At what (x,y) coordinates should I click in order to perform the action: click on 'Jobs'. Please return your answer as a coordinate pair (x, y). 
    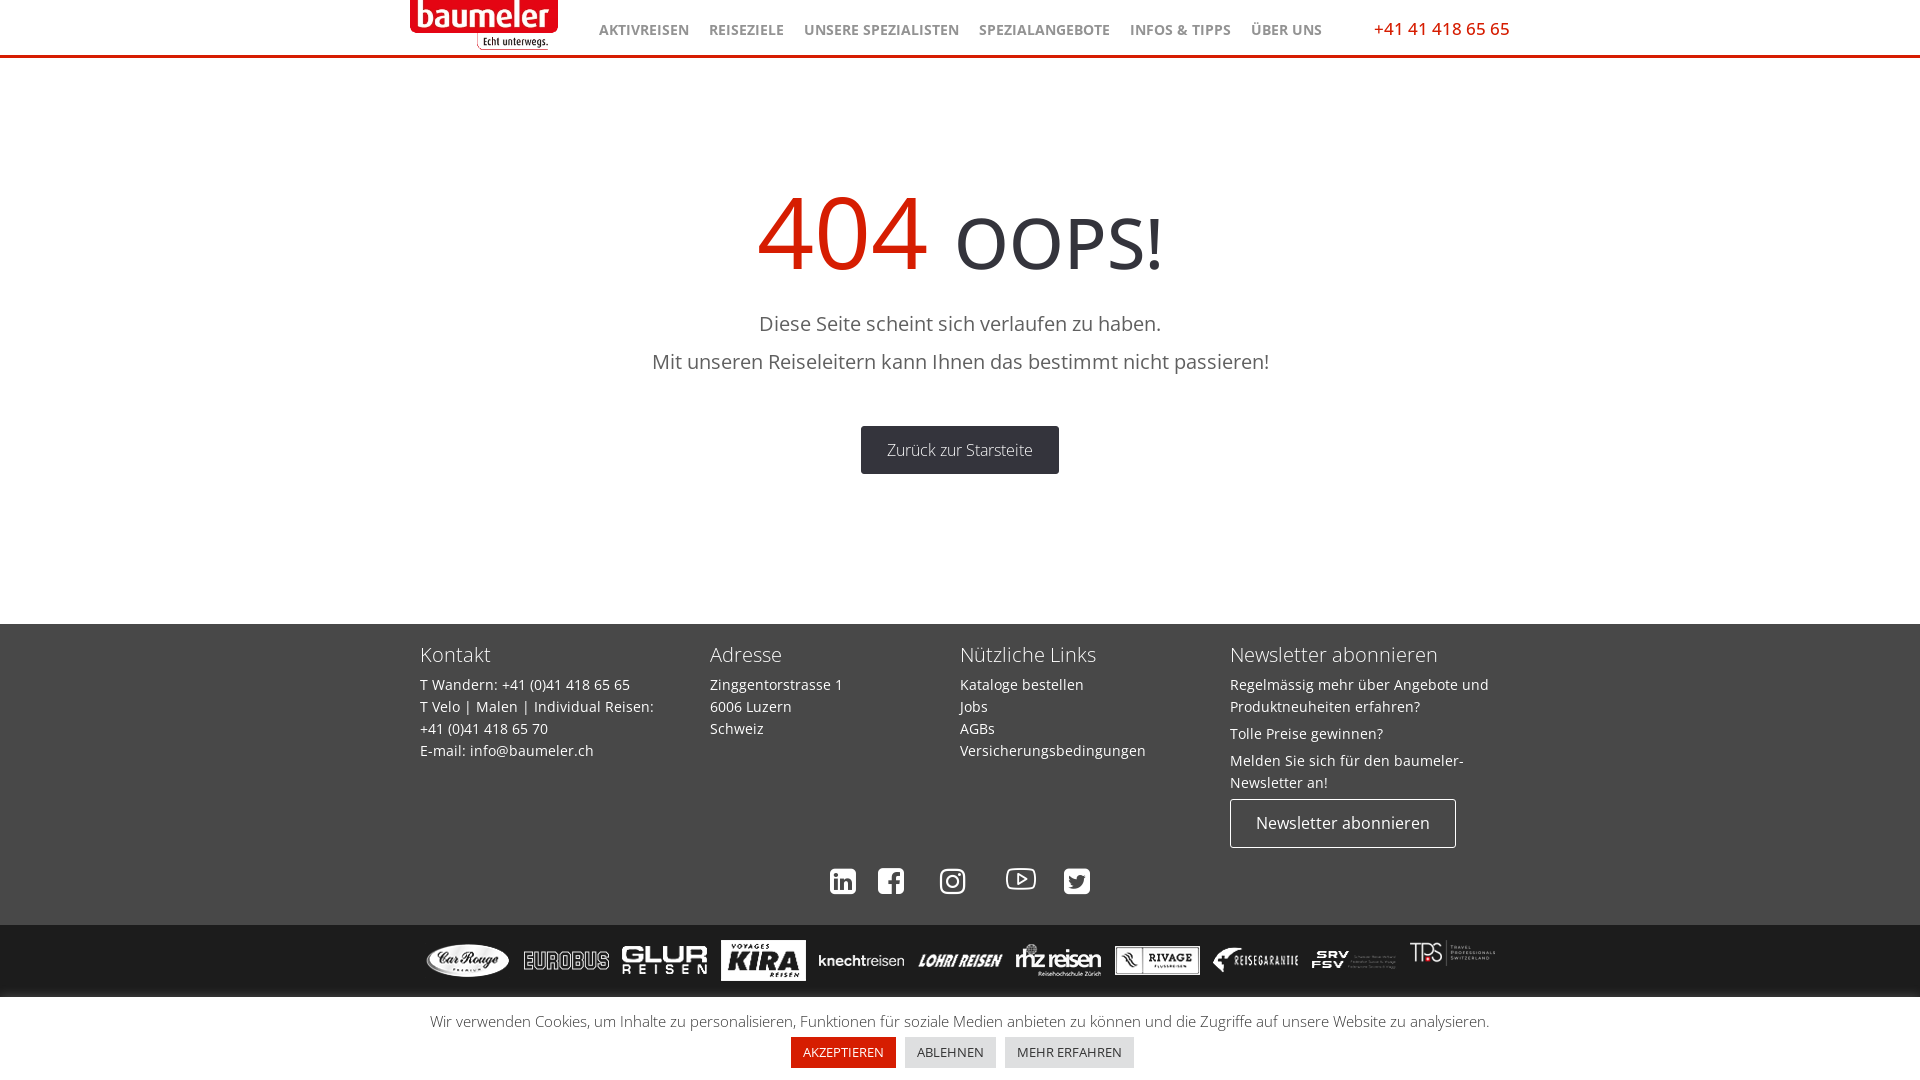
    Looking at the image, I should click on (960, 705).